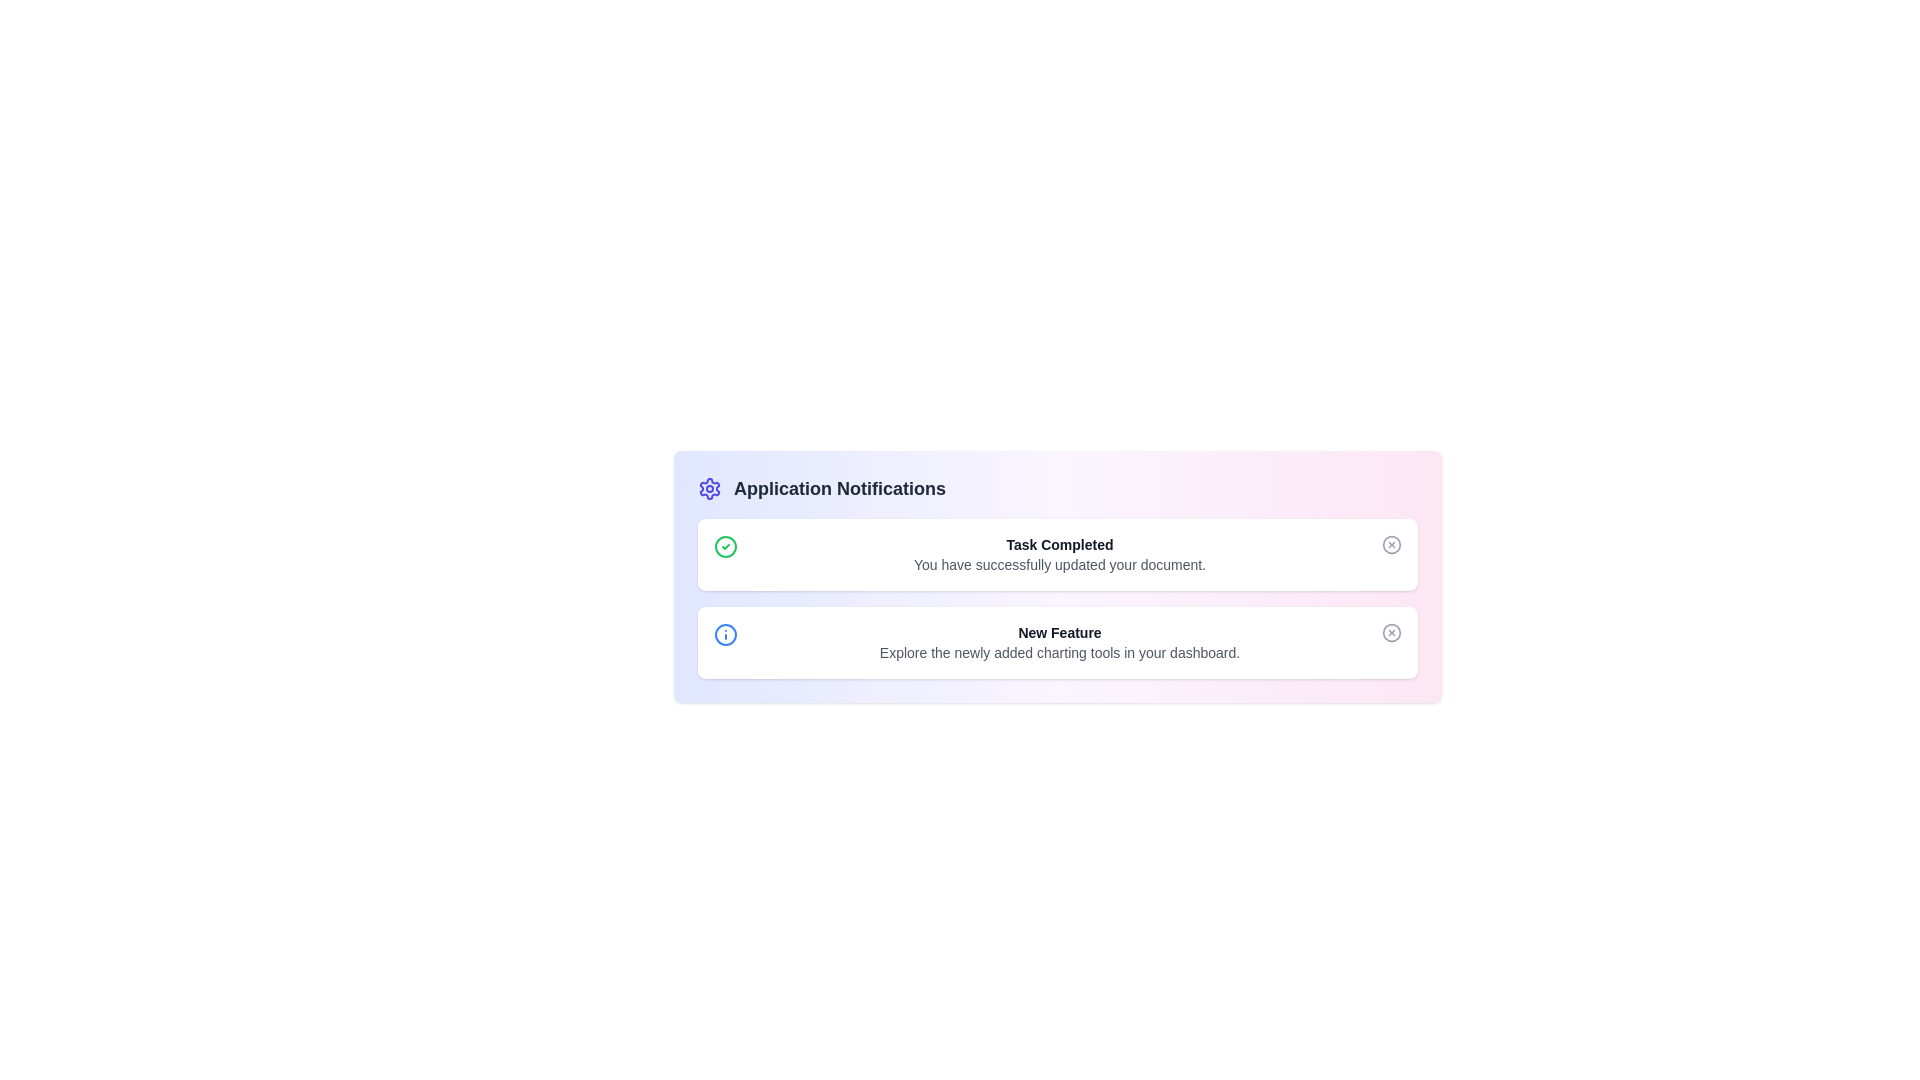  Describe the element at coordinates (1056, 643) in the screenshot. I see `the notification item with title New Feature` at that location.